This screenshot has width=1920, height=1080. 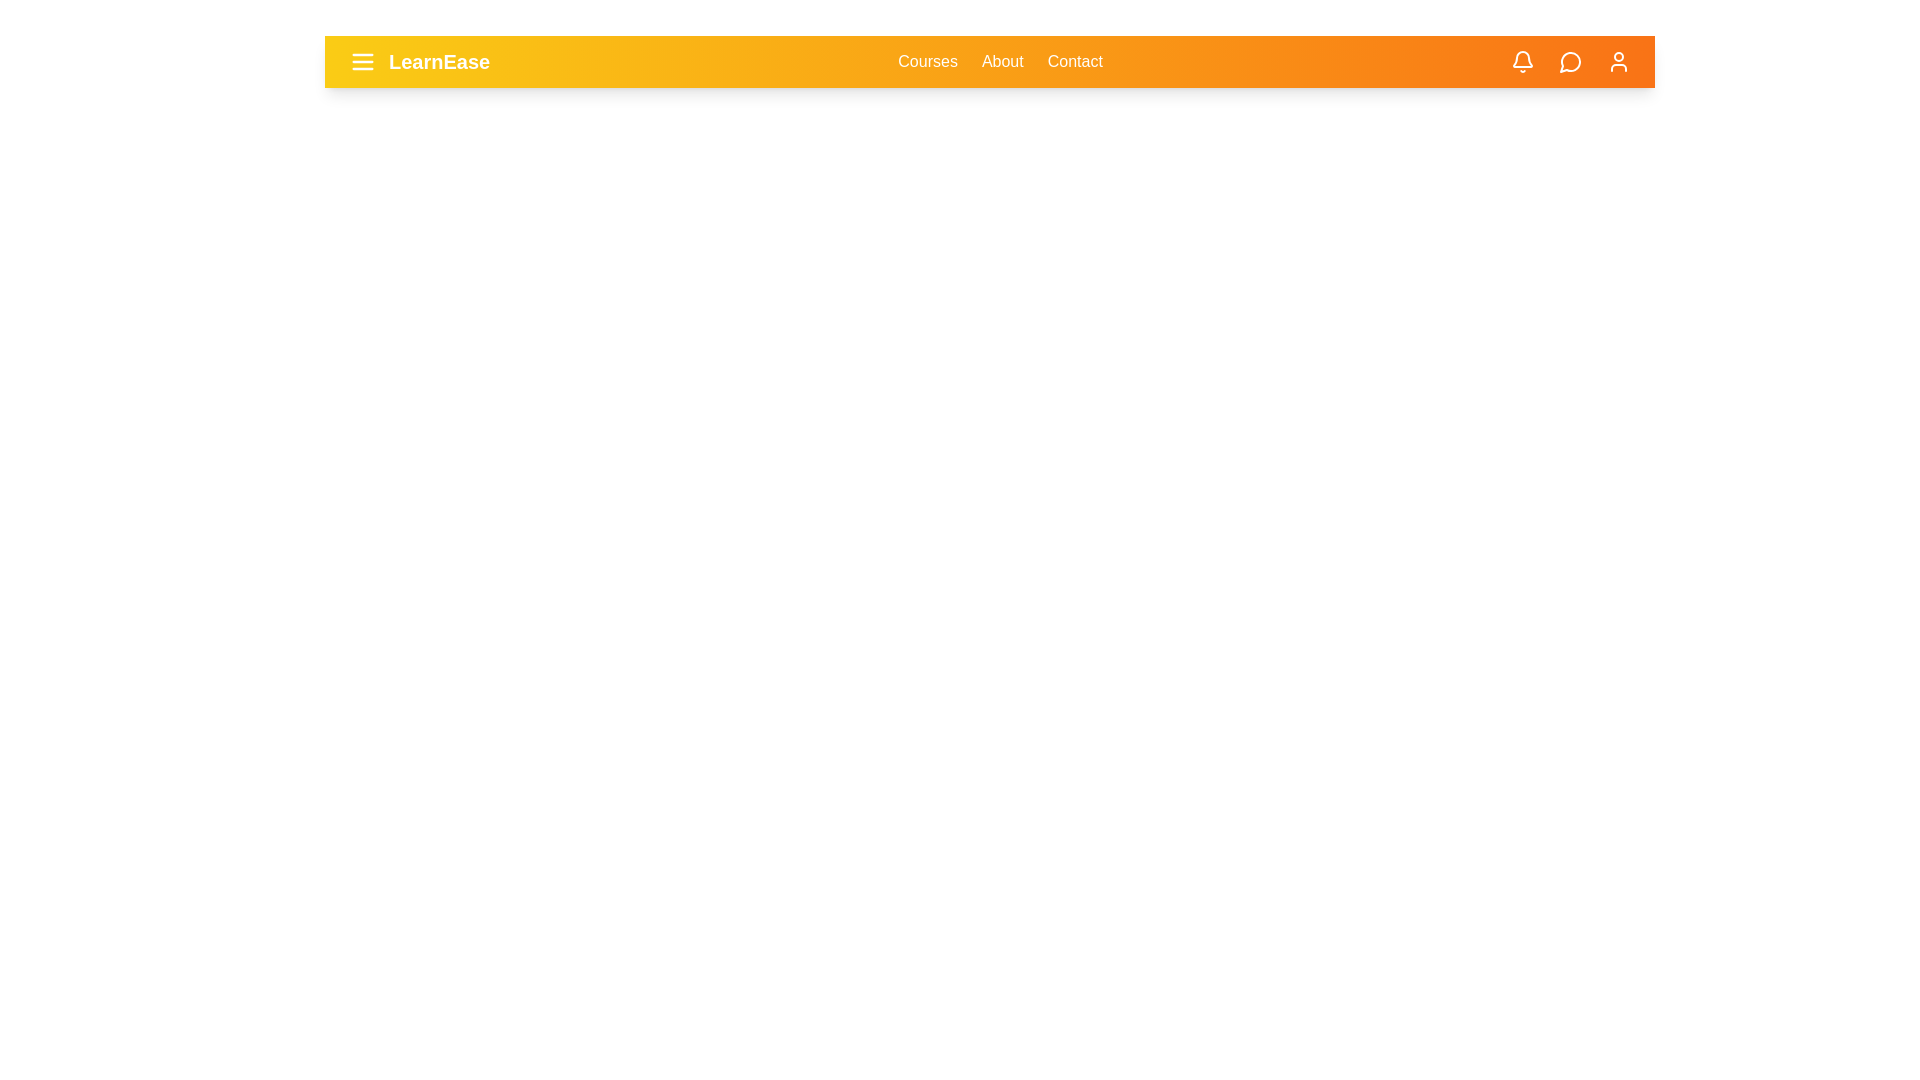 What do you see at coordinates (1618, 60) in the screenshot?
I see `the user icon to access the user profile` at bounding box center [1618, 60].